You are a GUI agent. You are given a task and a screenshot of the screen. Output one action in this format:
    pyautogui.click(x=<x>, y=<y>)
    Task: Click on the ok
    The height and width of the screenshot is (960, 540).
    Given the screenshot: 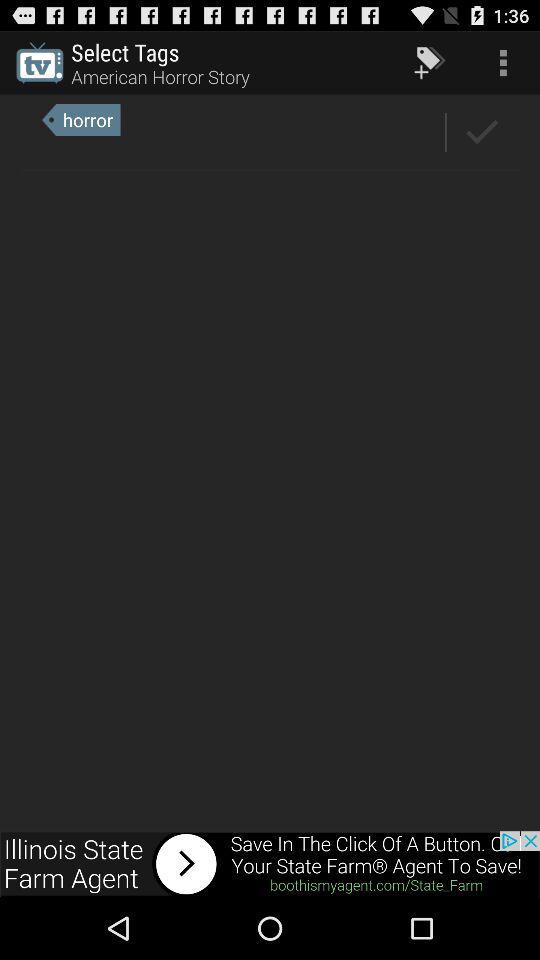 What is the action you would take?
    pyautogui.click(x=481, y=131)
    